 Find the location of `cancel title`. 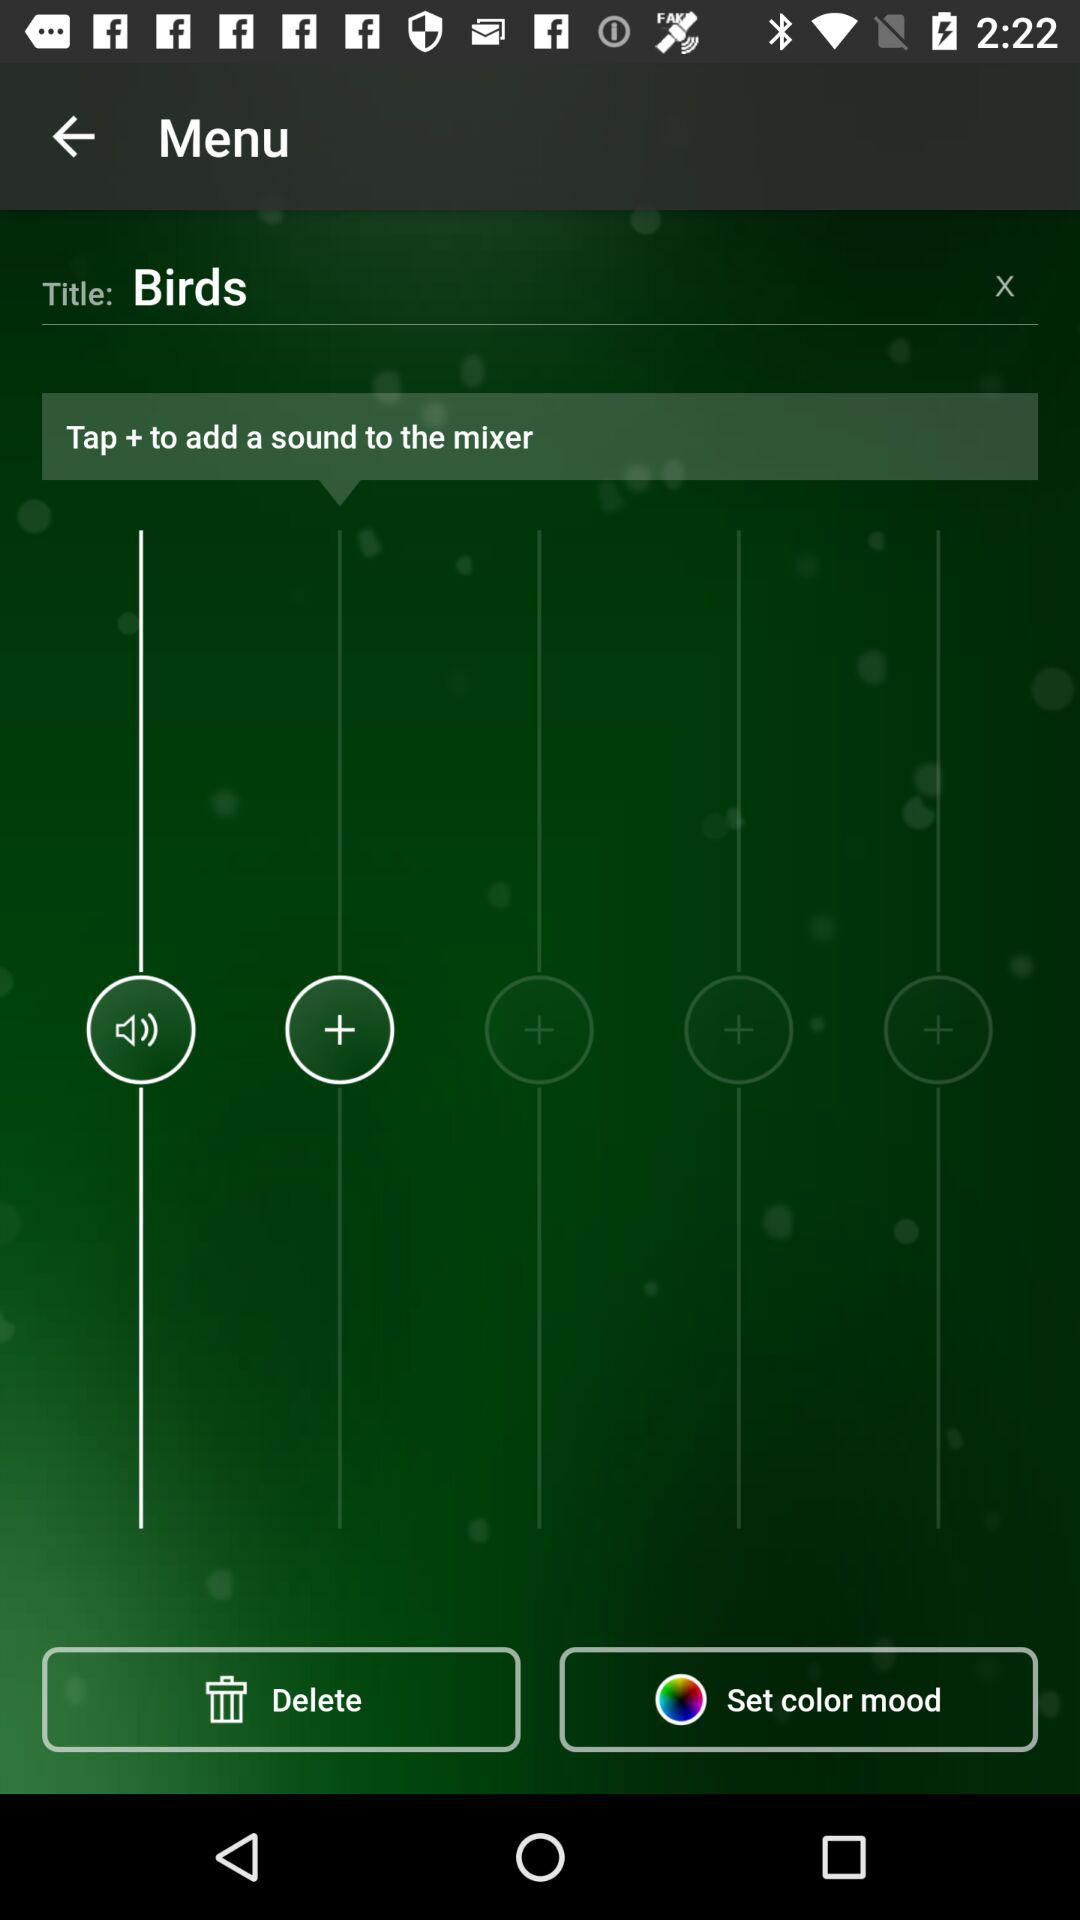

cancel title is located at coordinates (1005, 284).